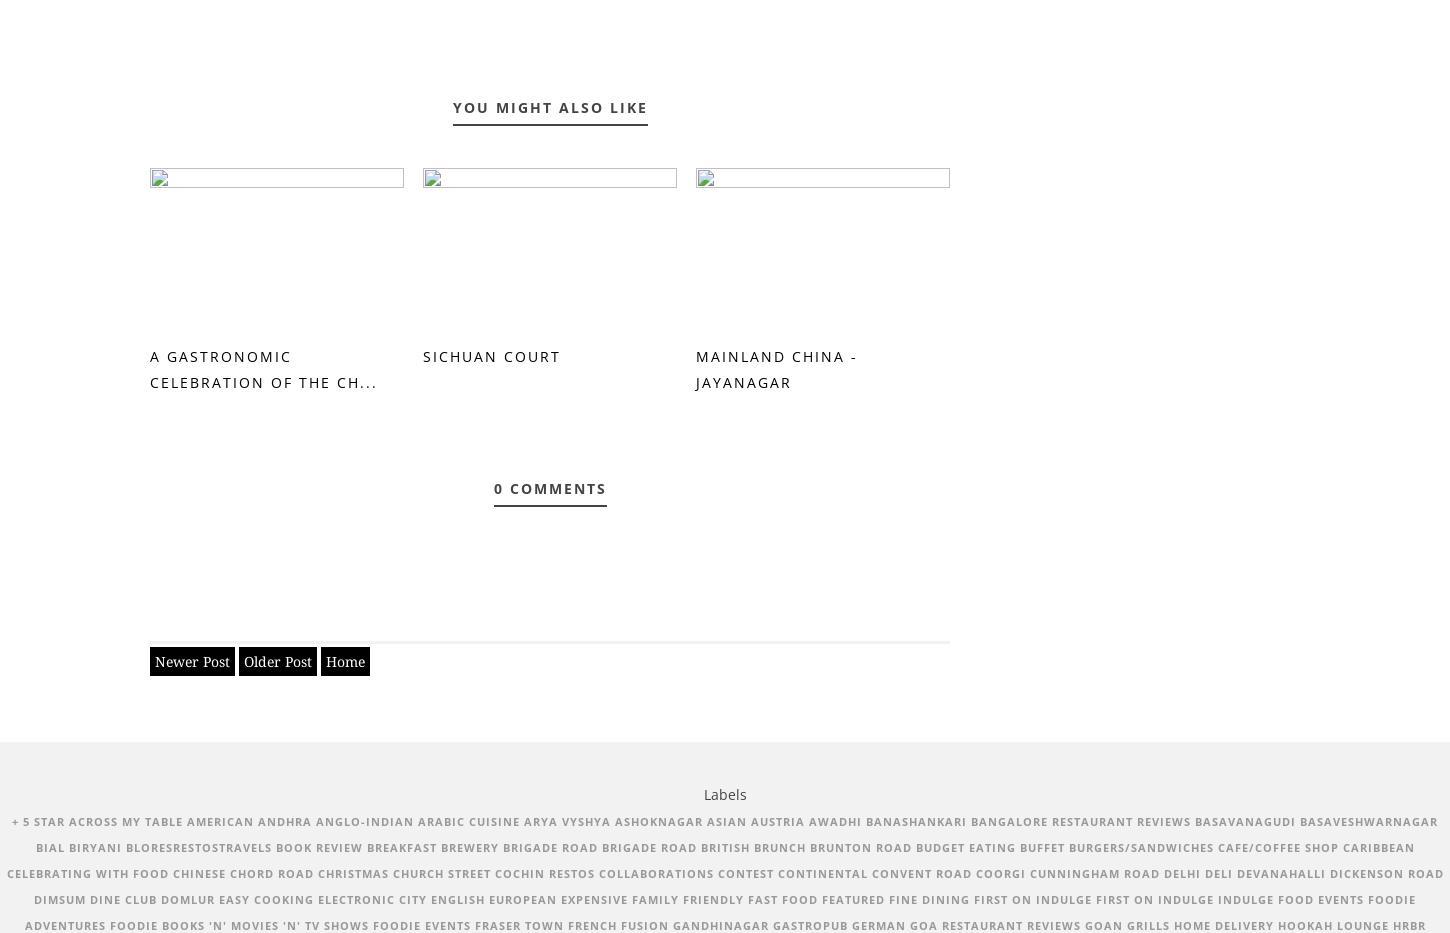 Image resolution: width=1450 pixels, height=933 pixels. I want to click on 'Across my Table', so click(125, 820).